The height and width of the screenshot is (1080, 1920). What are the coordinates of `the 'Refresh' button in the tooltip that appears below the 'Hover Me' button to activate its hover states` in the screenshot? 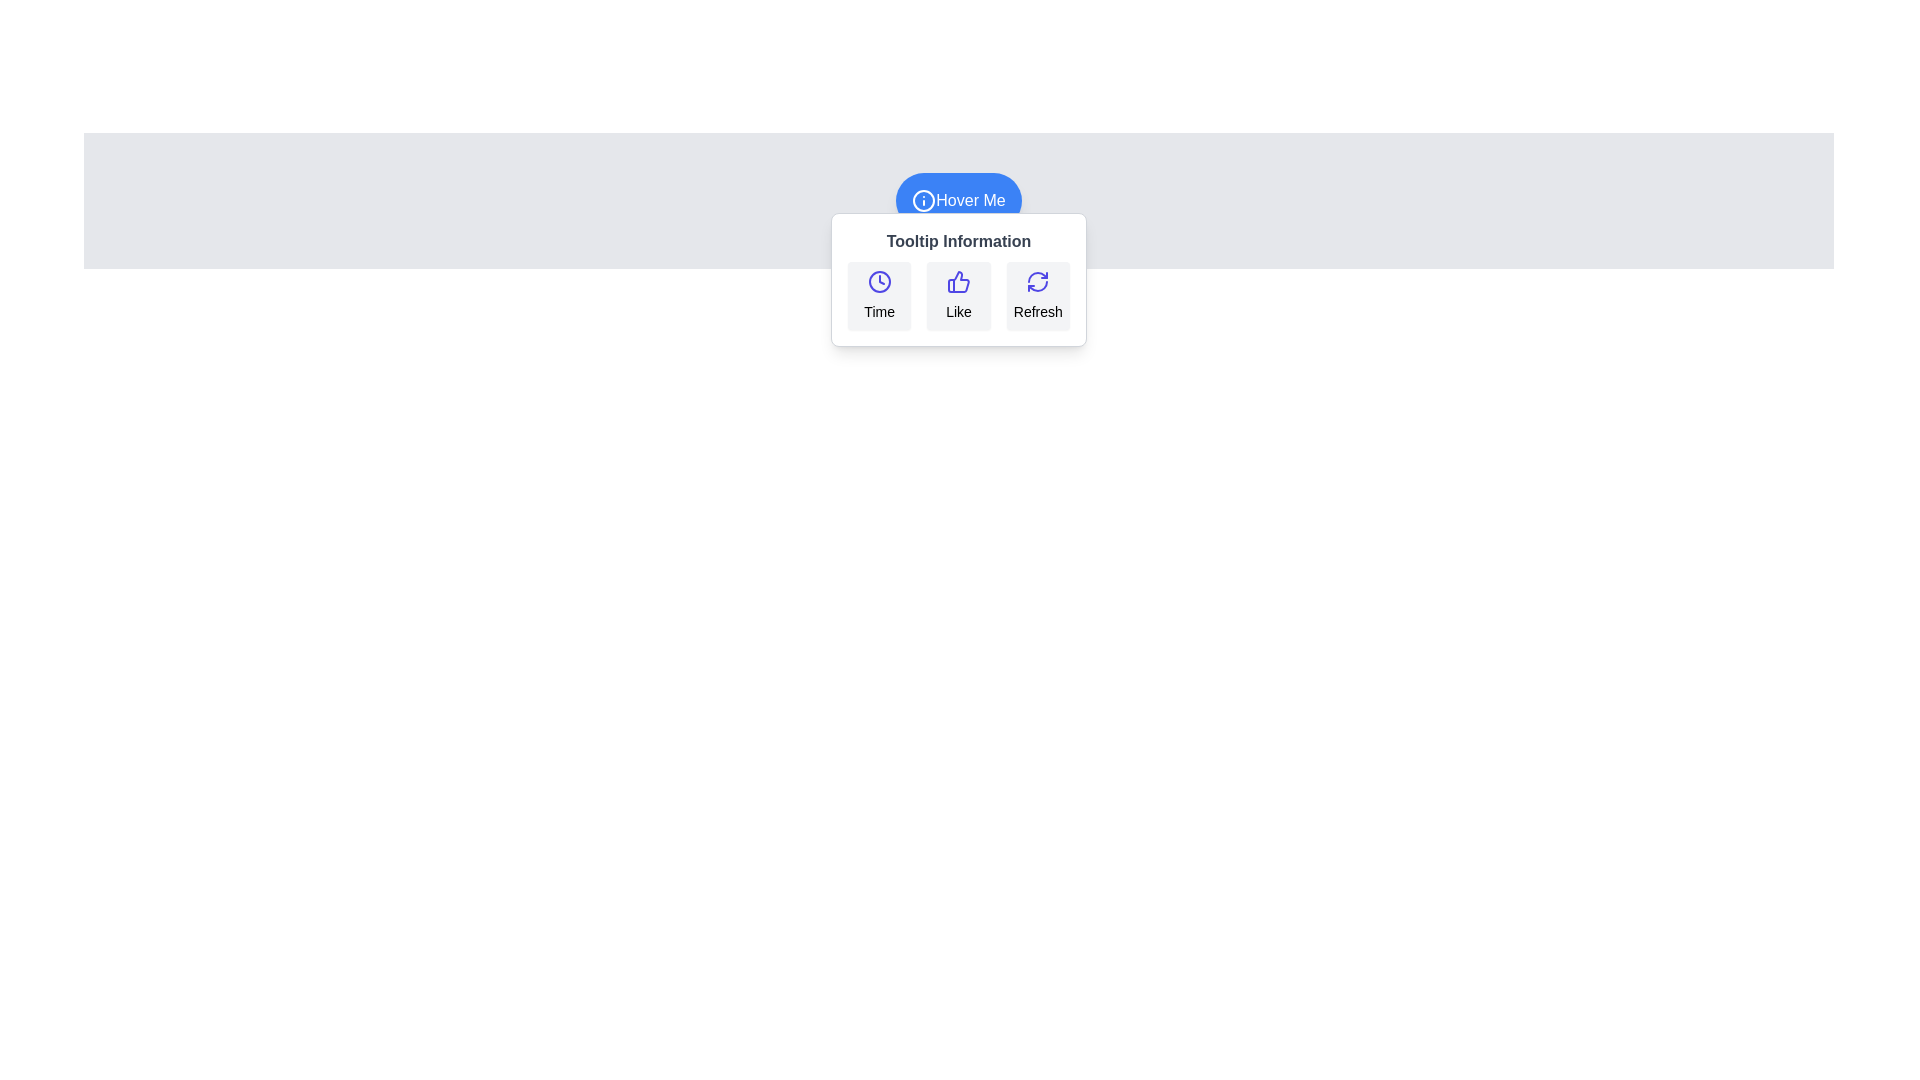 It's located at (1038, 296).